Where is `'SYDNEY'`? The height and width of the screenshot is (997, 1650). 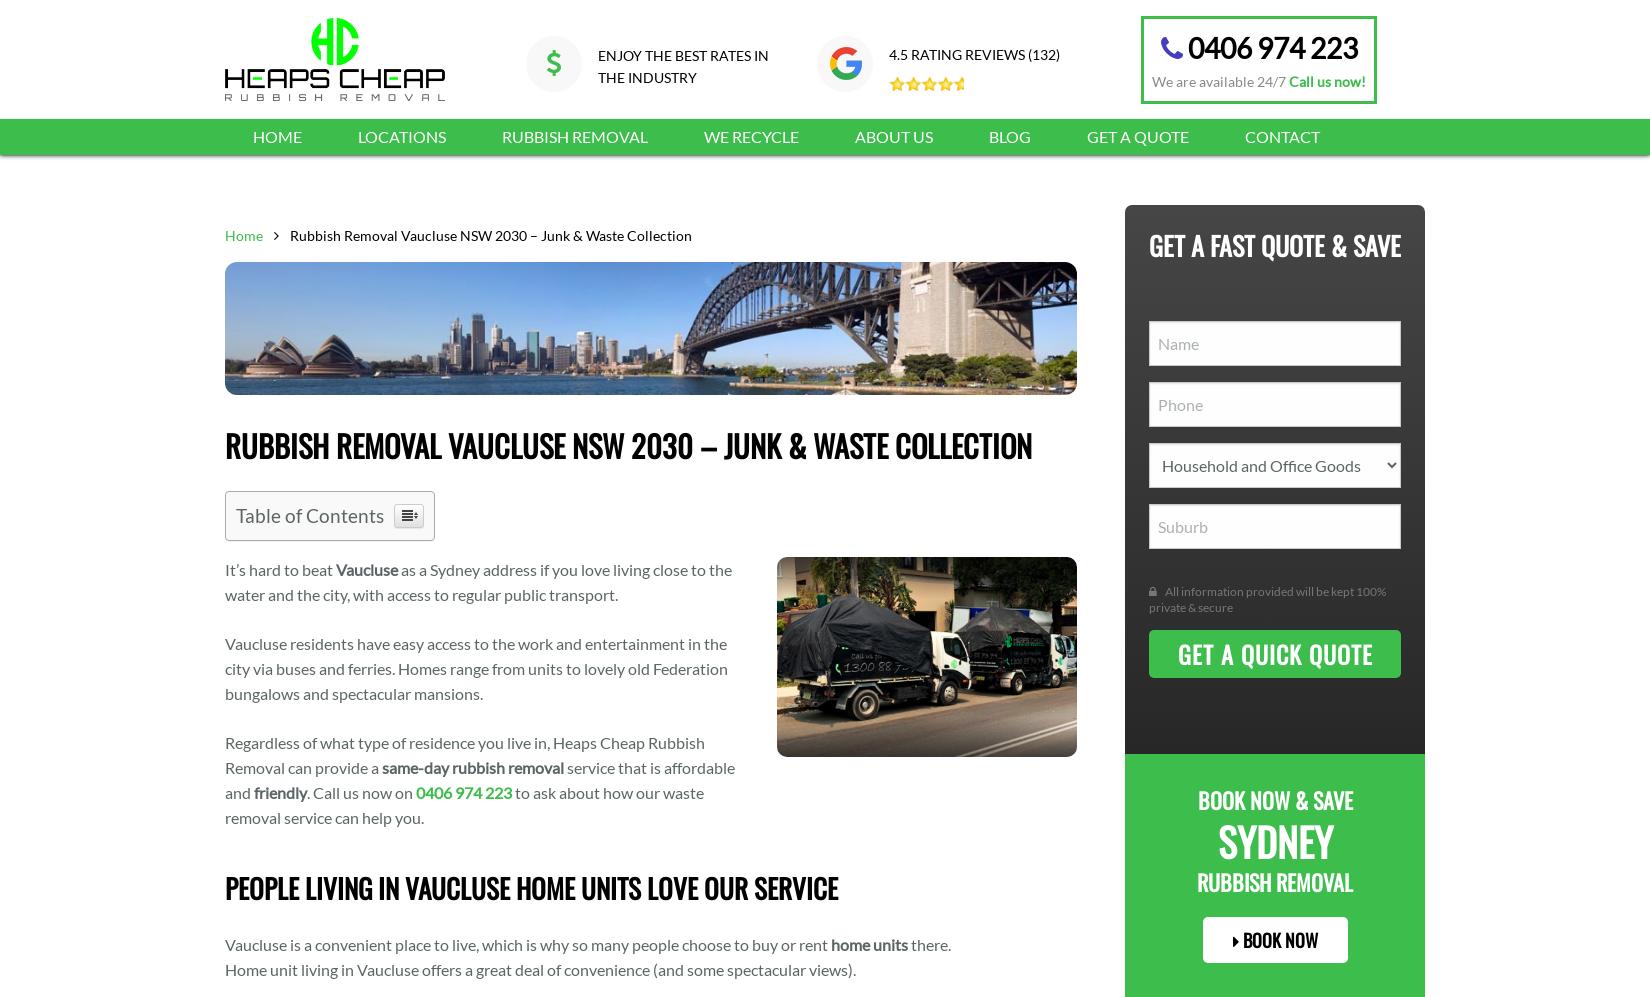 'SYDNEY' is located at coordinates (1273, 839).